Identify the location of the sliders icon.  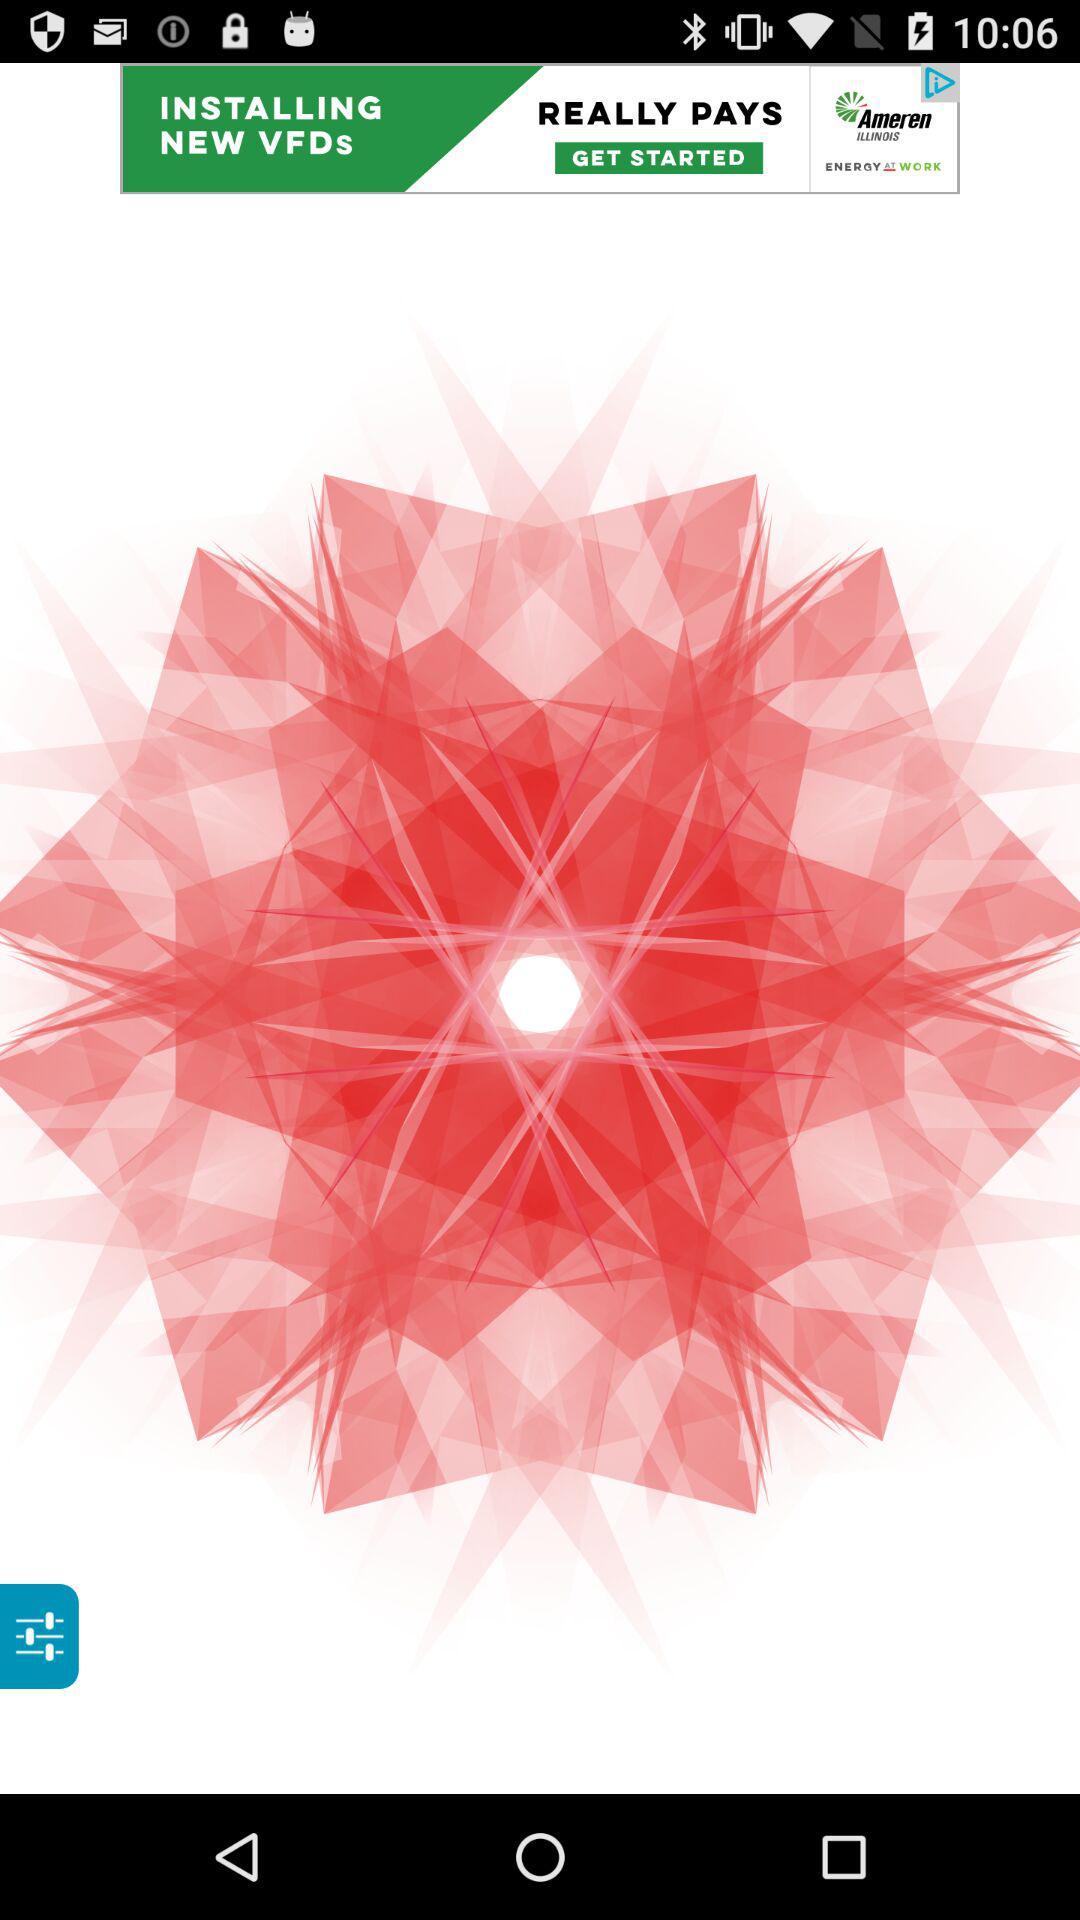
(39, 1750).